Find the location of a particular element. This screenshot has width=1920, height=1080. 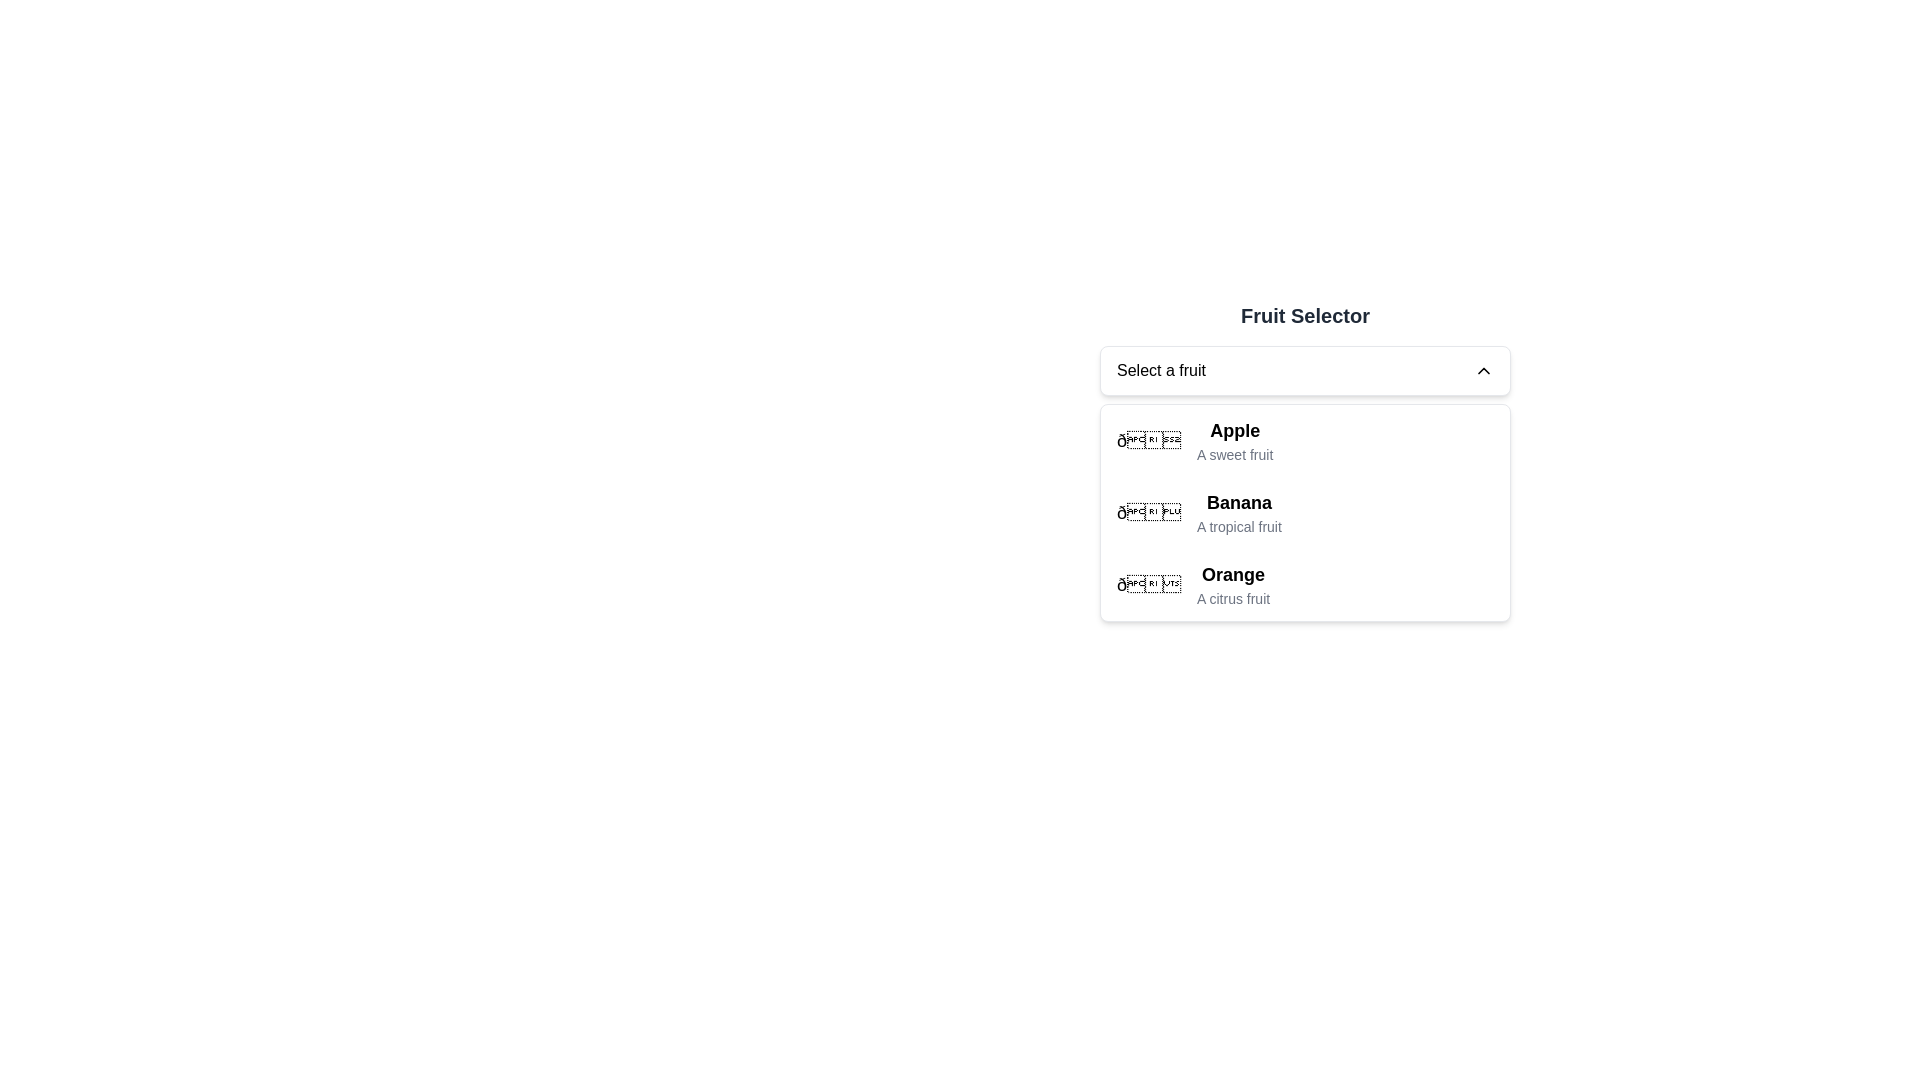

the bold text label 'Orange' in the dropdown menu under 'Fruit Selector', which is positioned between 'Banana' and descriptive text is located at coordinates (1232, 574).